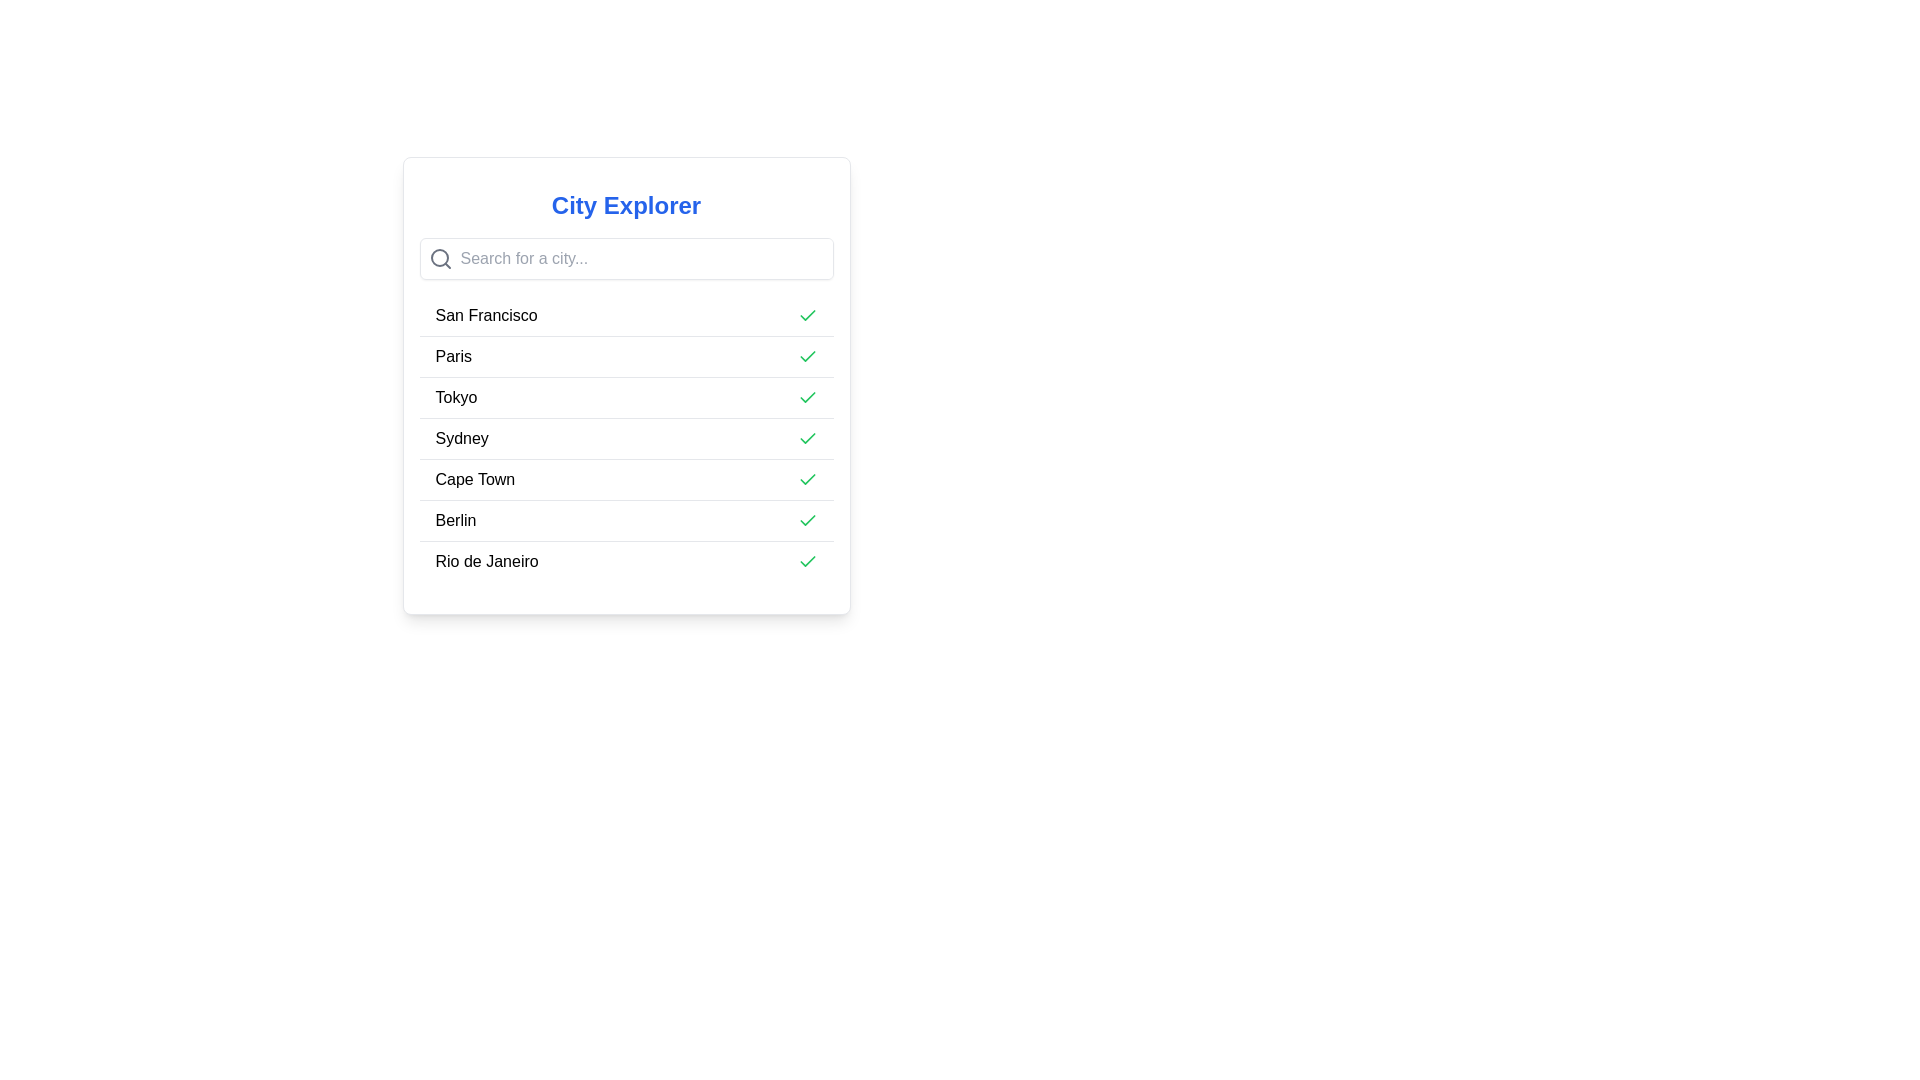 Image resolution: width=1920 pixels, height=1080 pixels. I want to click on the green checkmark icon in the 'Sydney' row, so click(807, 438).